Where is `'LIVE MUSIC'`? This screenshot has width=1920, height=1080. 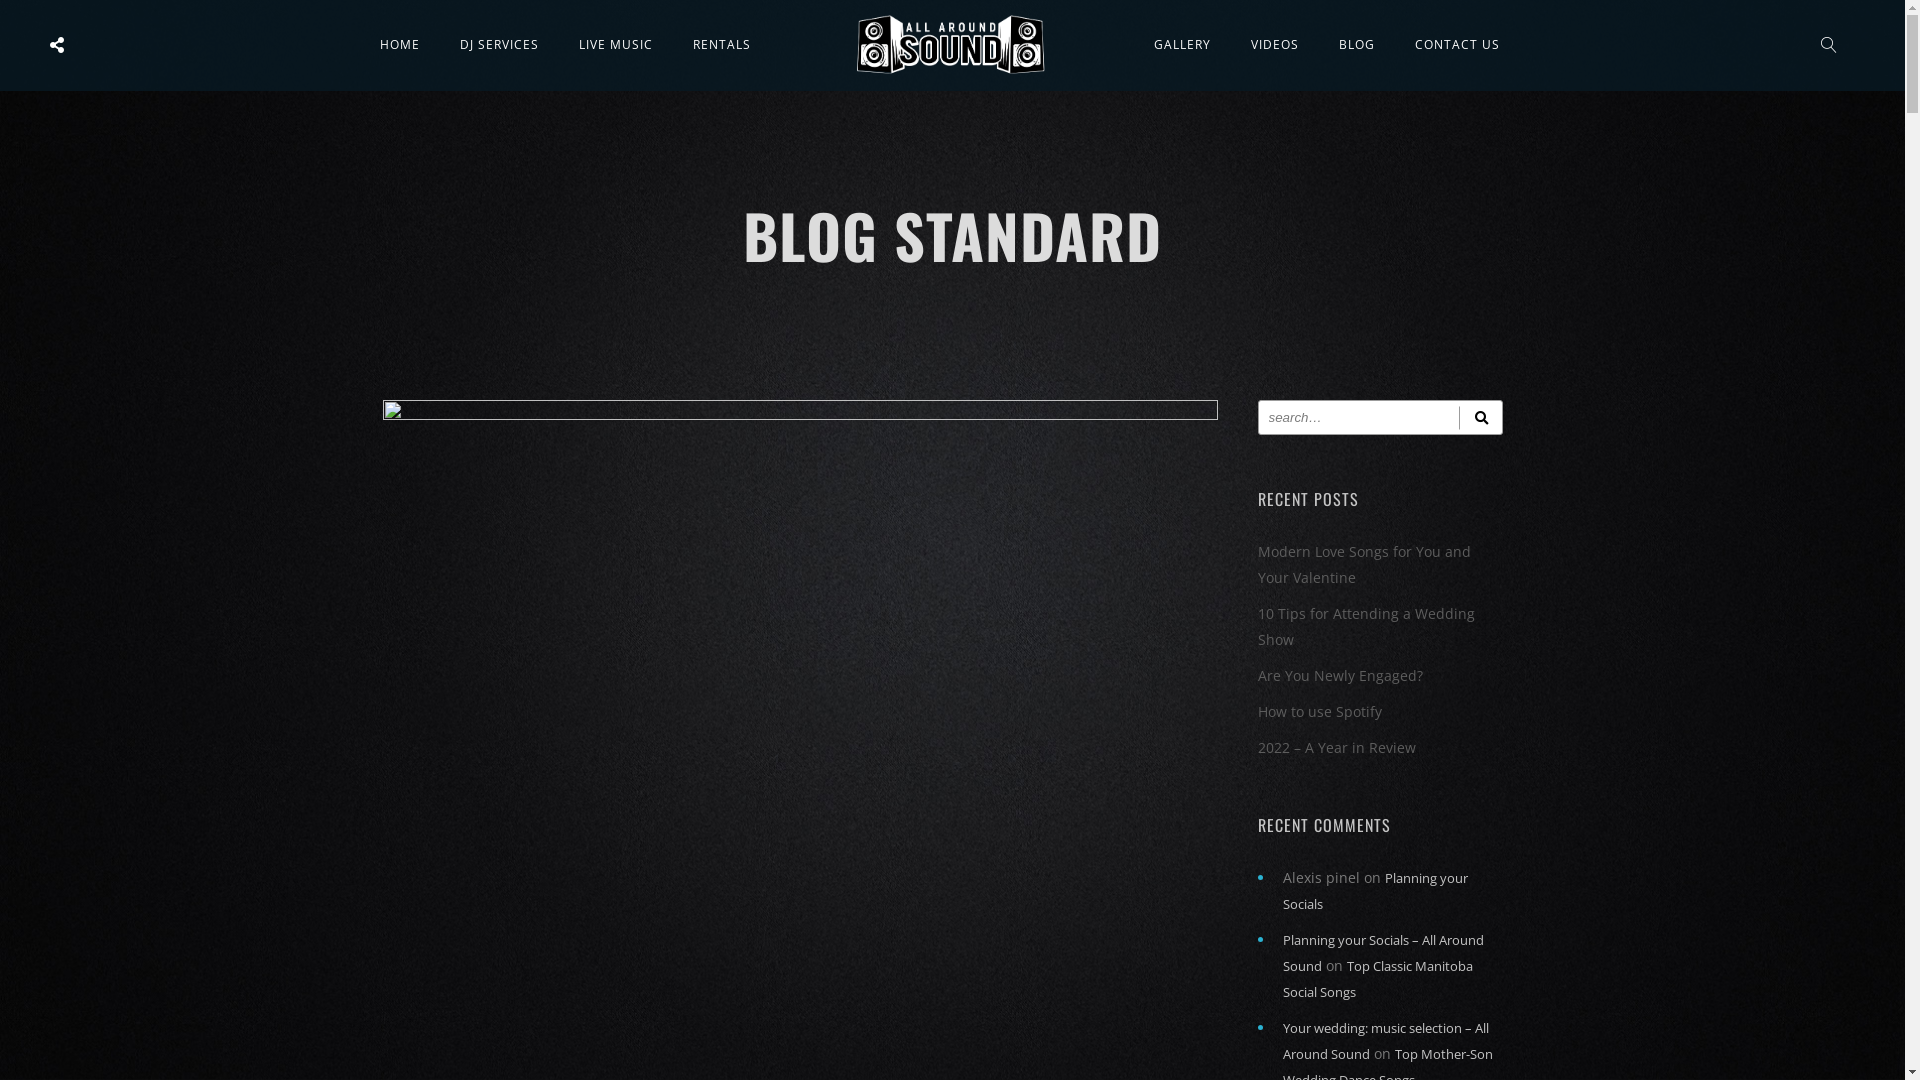 'LIVE MUSIC' is located at coordinates (614, 44).